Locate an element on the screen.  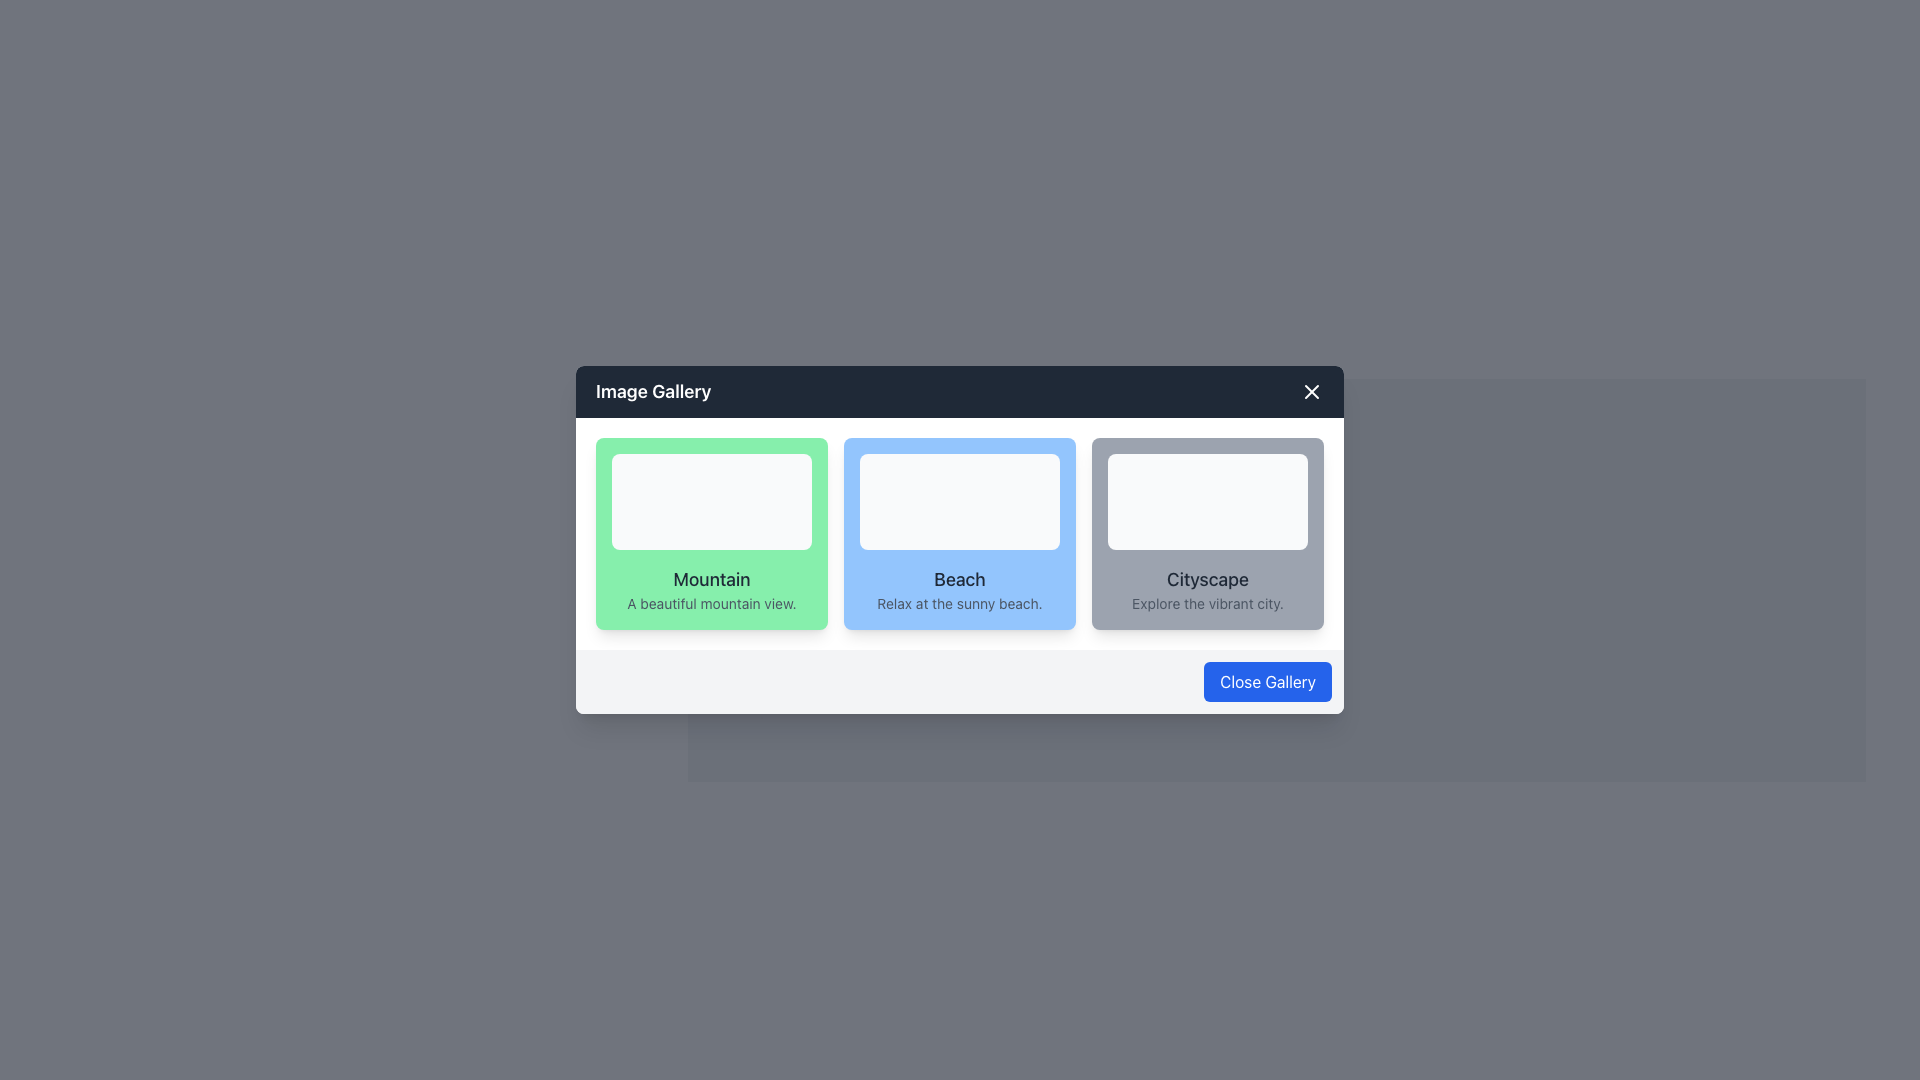
the close button located at the bottom-right corner of the gallery modal to observe potential state changes is located at coordinates (1267, 681).